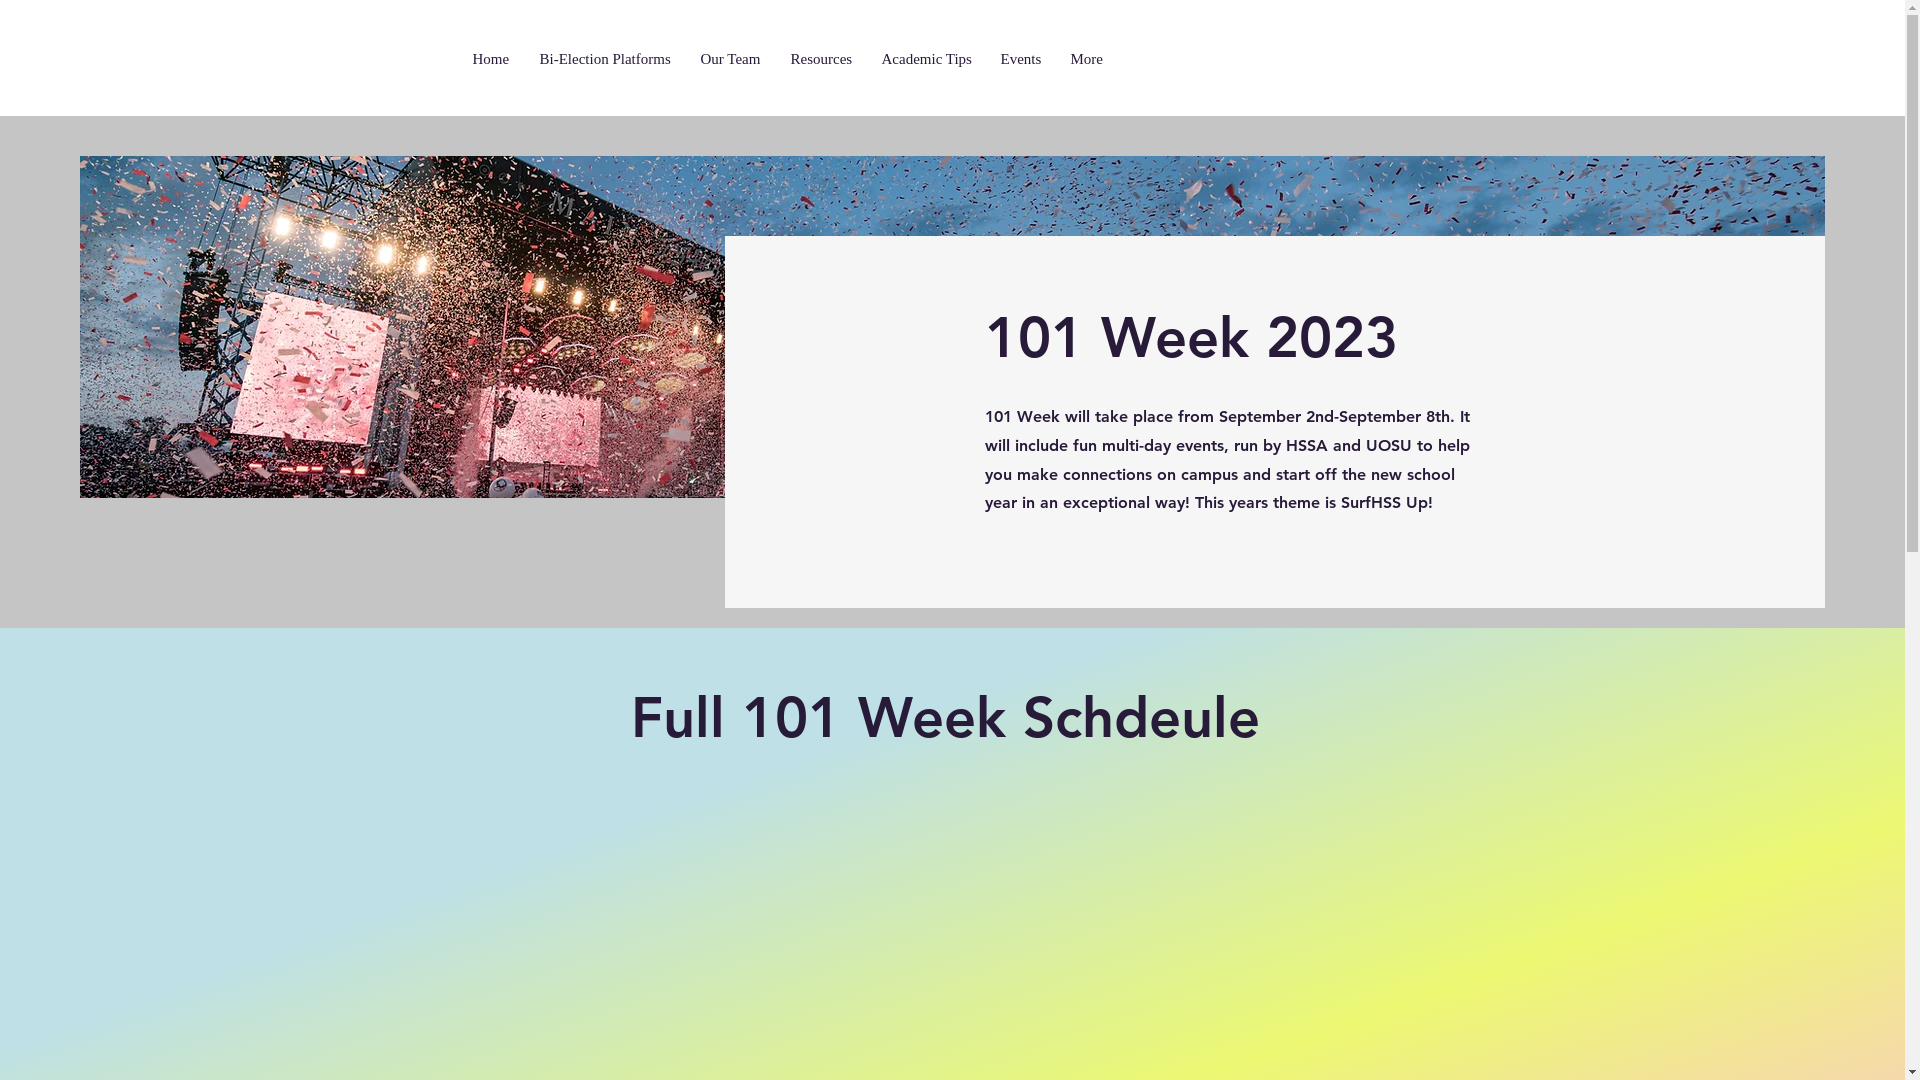 This screenshot has width=1920, height=1080. Describe the element at coordinates (609, 58) in the screenshot. I see `'Bi-Election Platforms'` at that location.